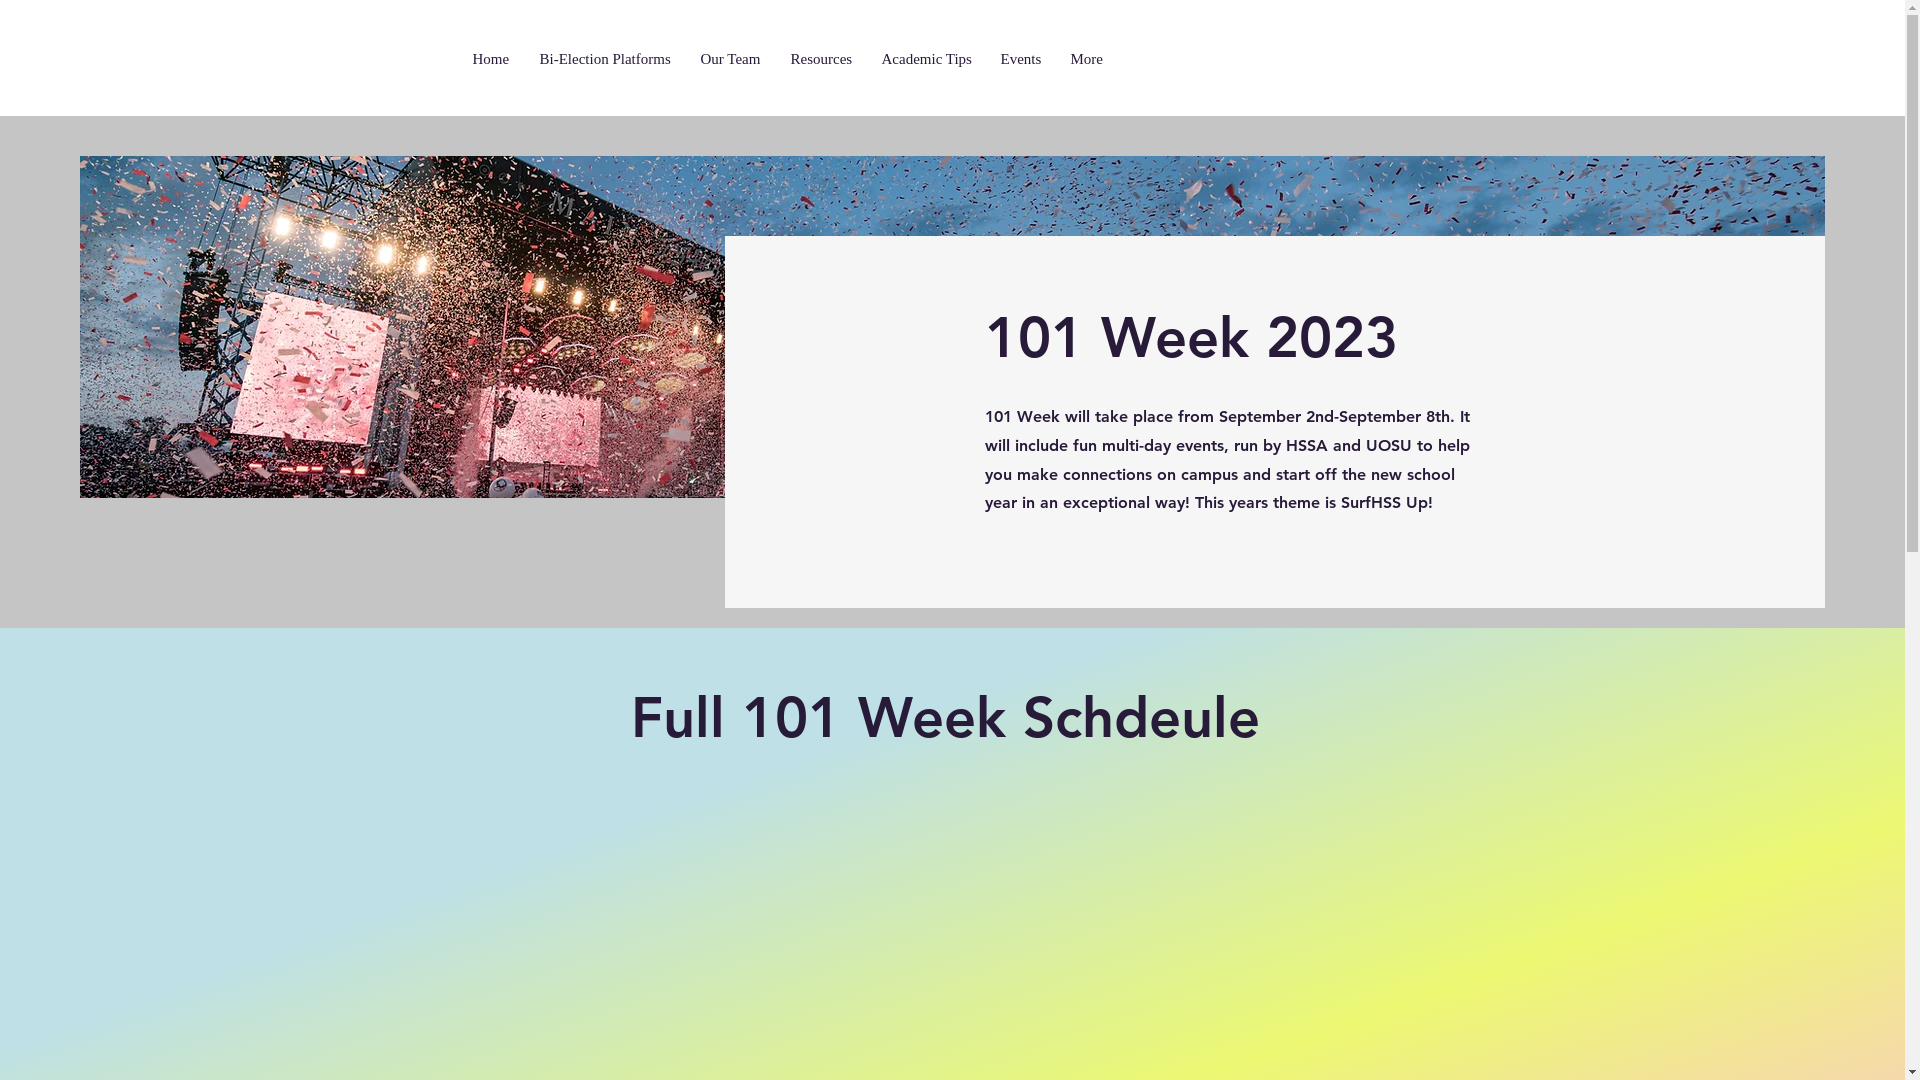 This screenshot has width=1920, height=1080. Describe the element at coordinates (609, 58) in the screenshot. I see `'Bi-Election Platforms'` at that location.